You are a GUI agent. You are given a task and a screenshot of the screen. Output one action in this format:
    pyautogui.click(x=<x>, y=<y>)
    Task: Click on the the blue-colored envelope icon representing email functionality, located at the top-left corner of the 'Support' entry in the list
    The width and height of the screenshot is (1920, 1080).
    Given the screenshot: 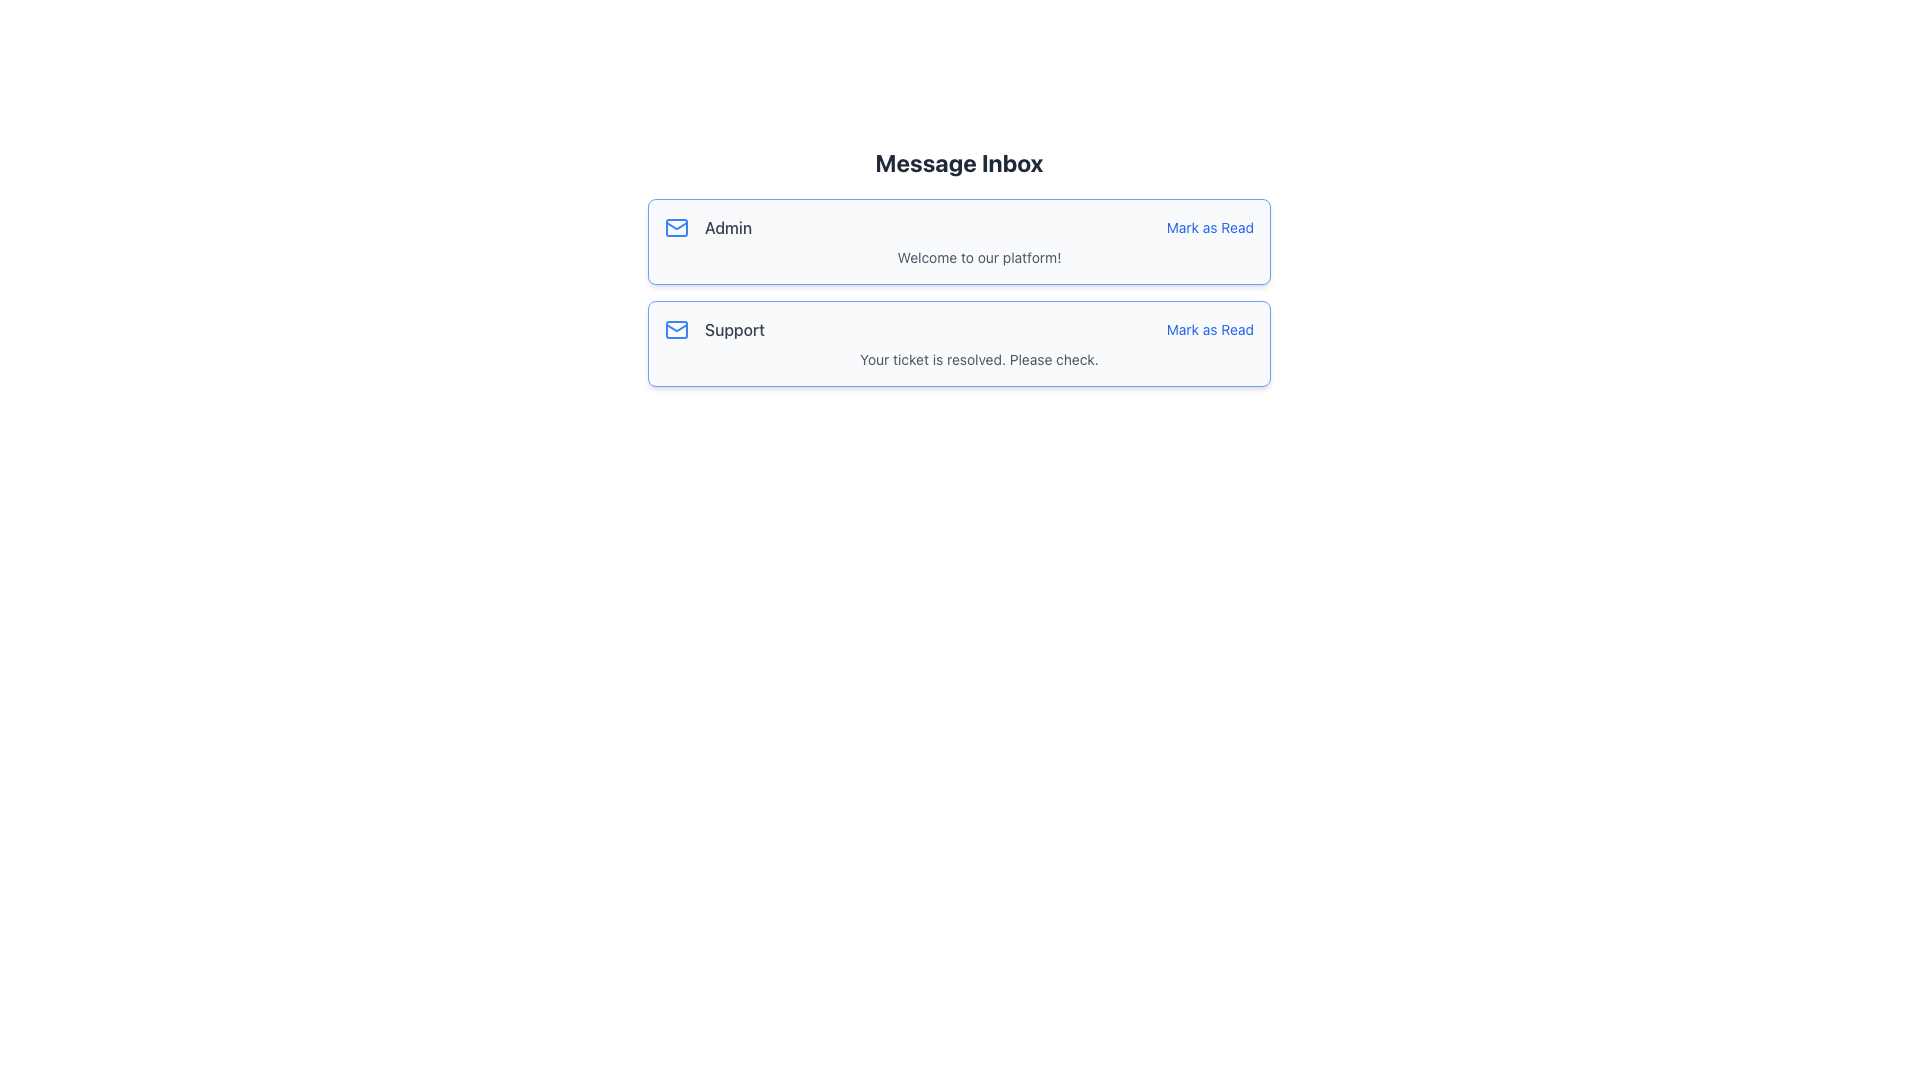 What is the action you would take?
    pyautogui.click(x=676, y=329)
    